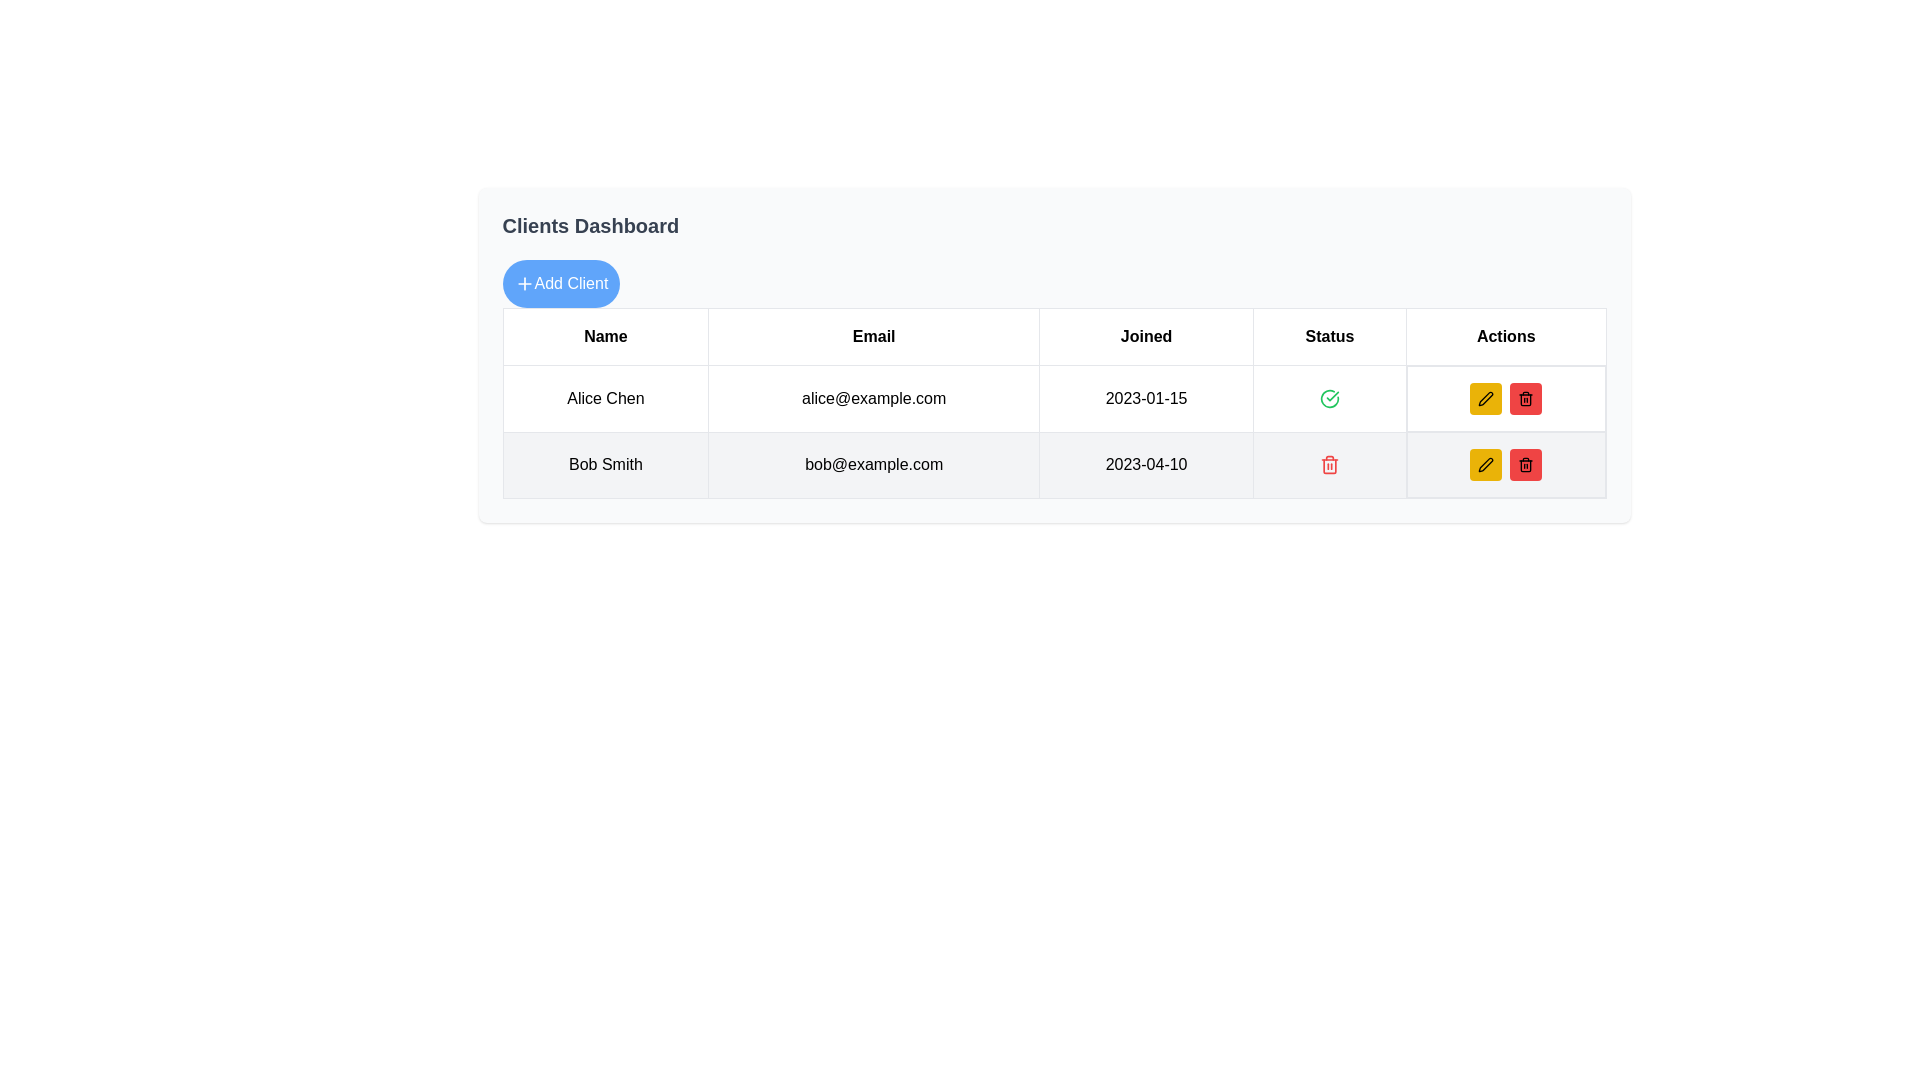  I want to click on the '+' icon located at the center of the blue 'Add Client' button, so click(524, 284).